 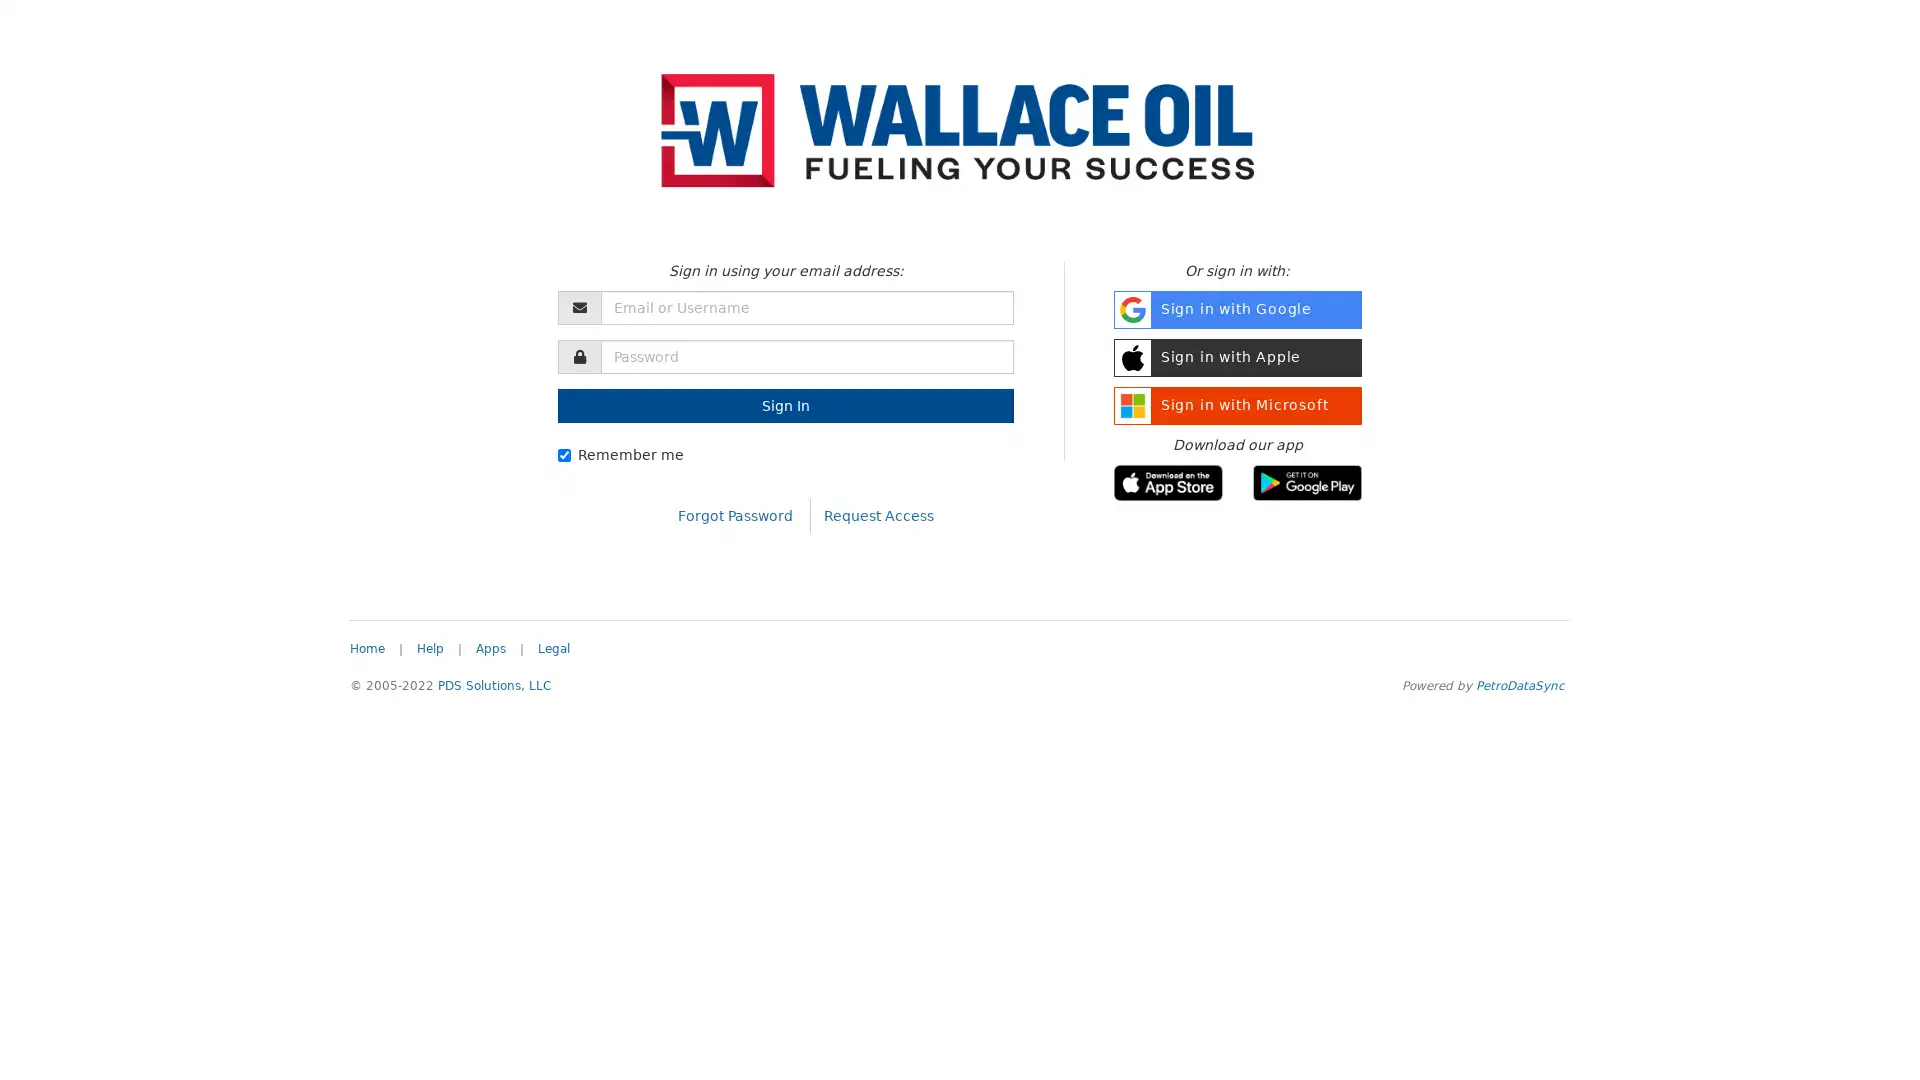 What do you see at coordinates (785, 405) in the screenshot?
I see `Sign In` at bounding box center [785, 405].